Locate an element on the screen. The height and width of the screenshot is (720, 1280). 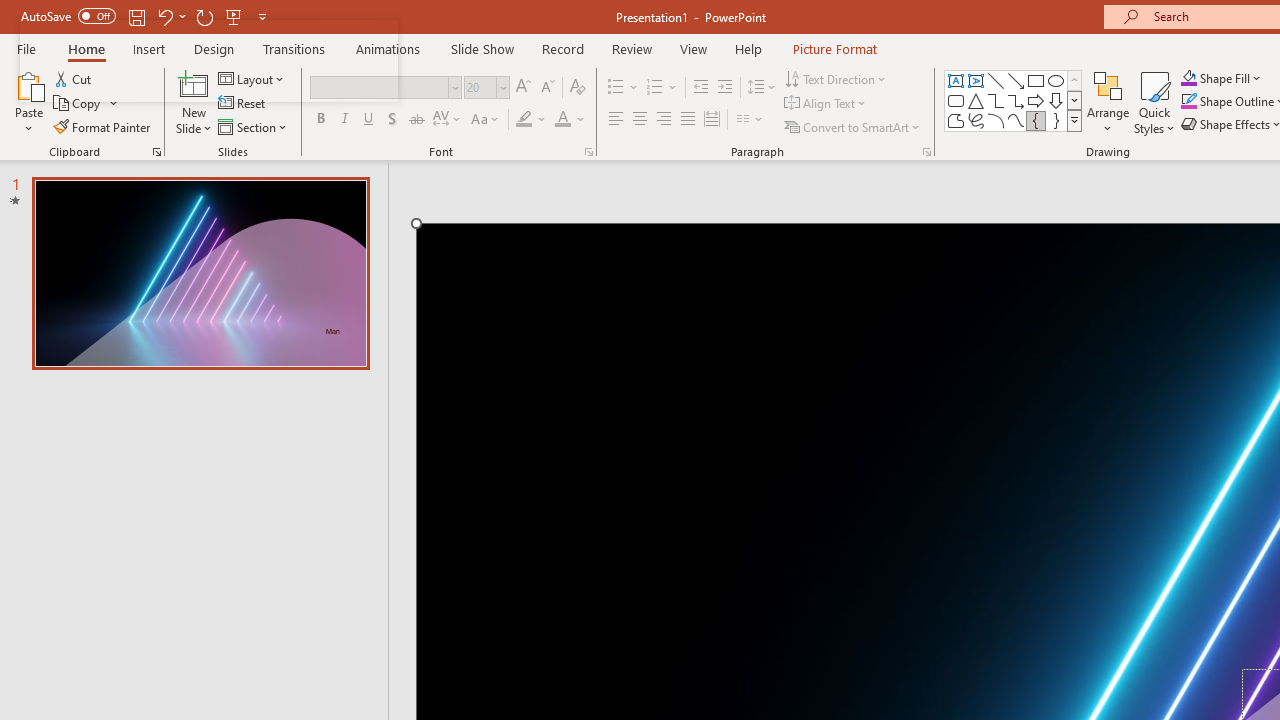
'Text Box' is located at coordinates (955, 80).